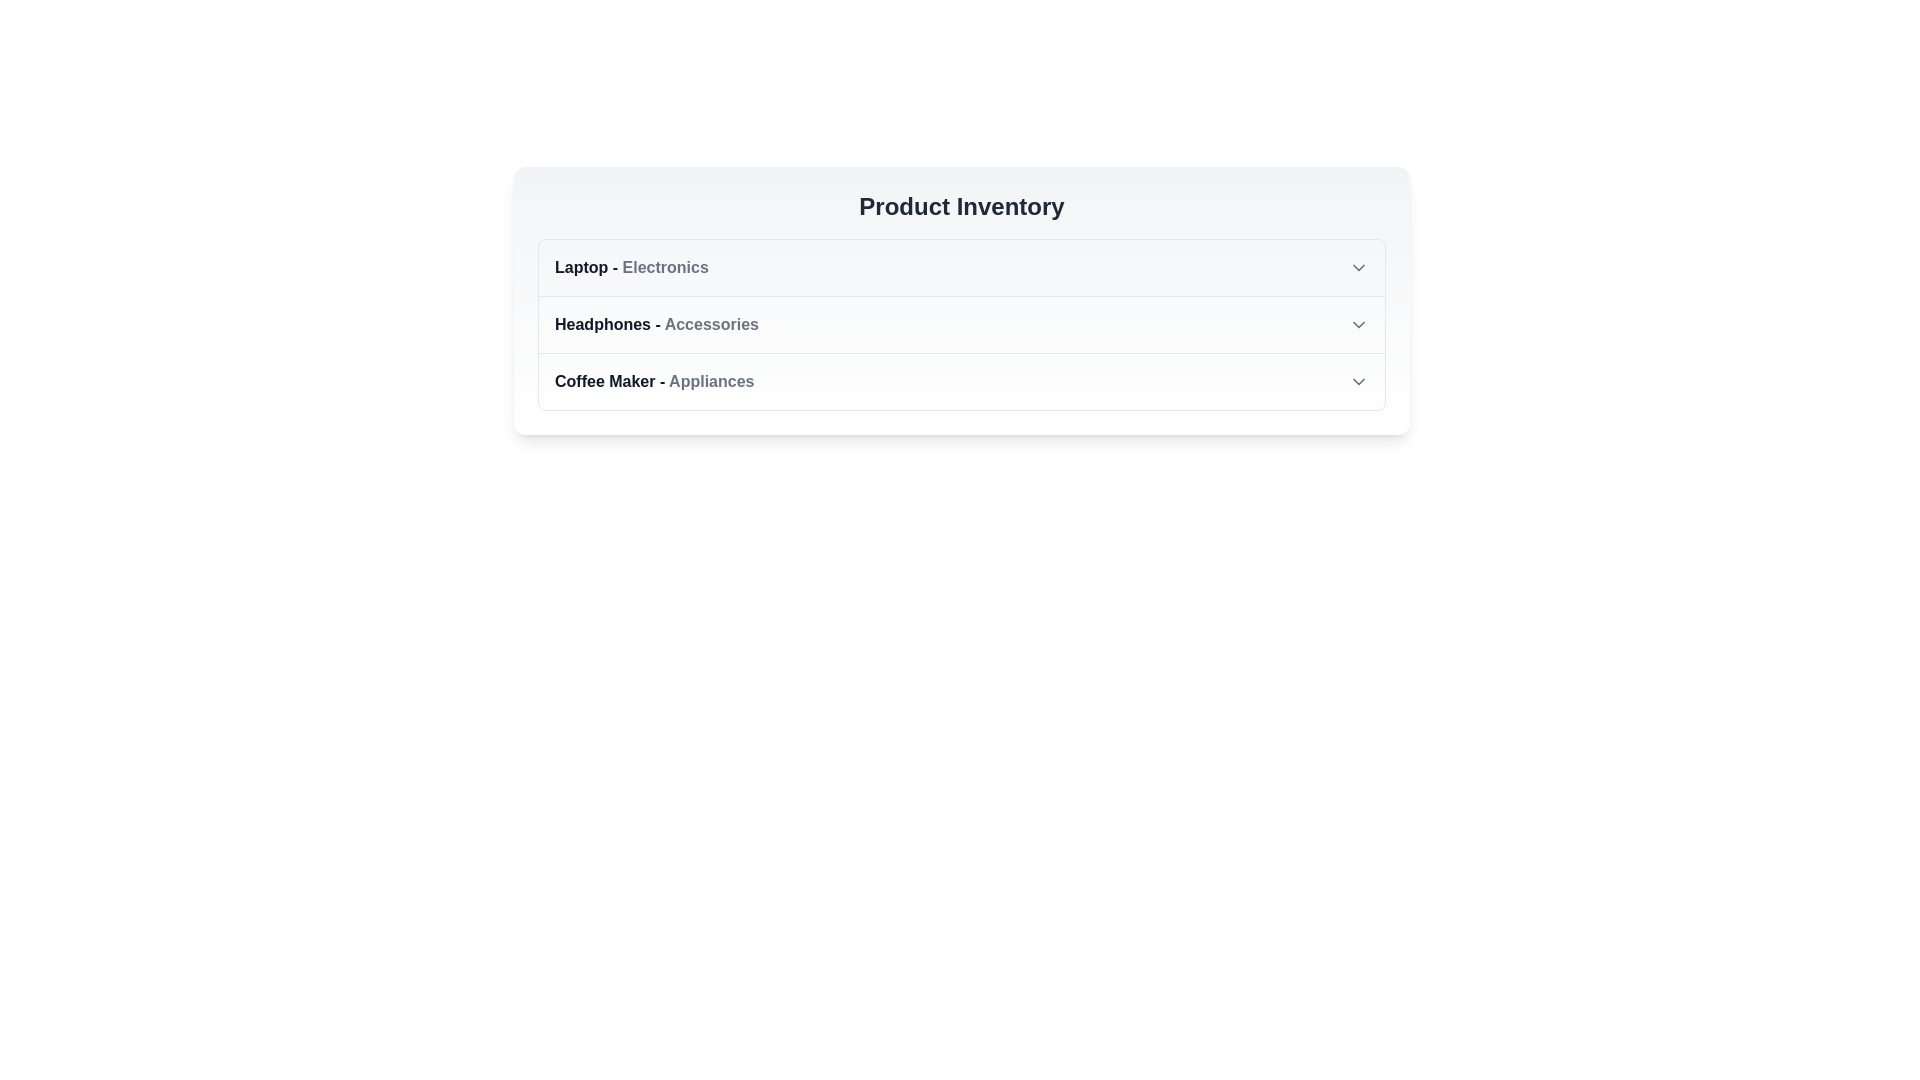  What do you see at coordinates (1358, 266) in the screenshot?
I see `the chevron icon to expand or collapse the row for Laptop - Electronics` at bounding box center [1358, 266].